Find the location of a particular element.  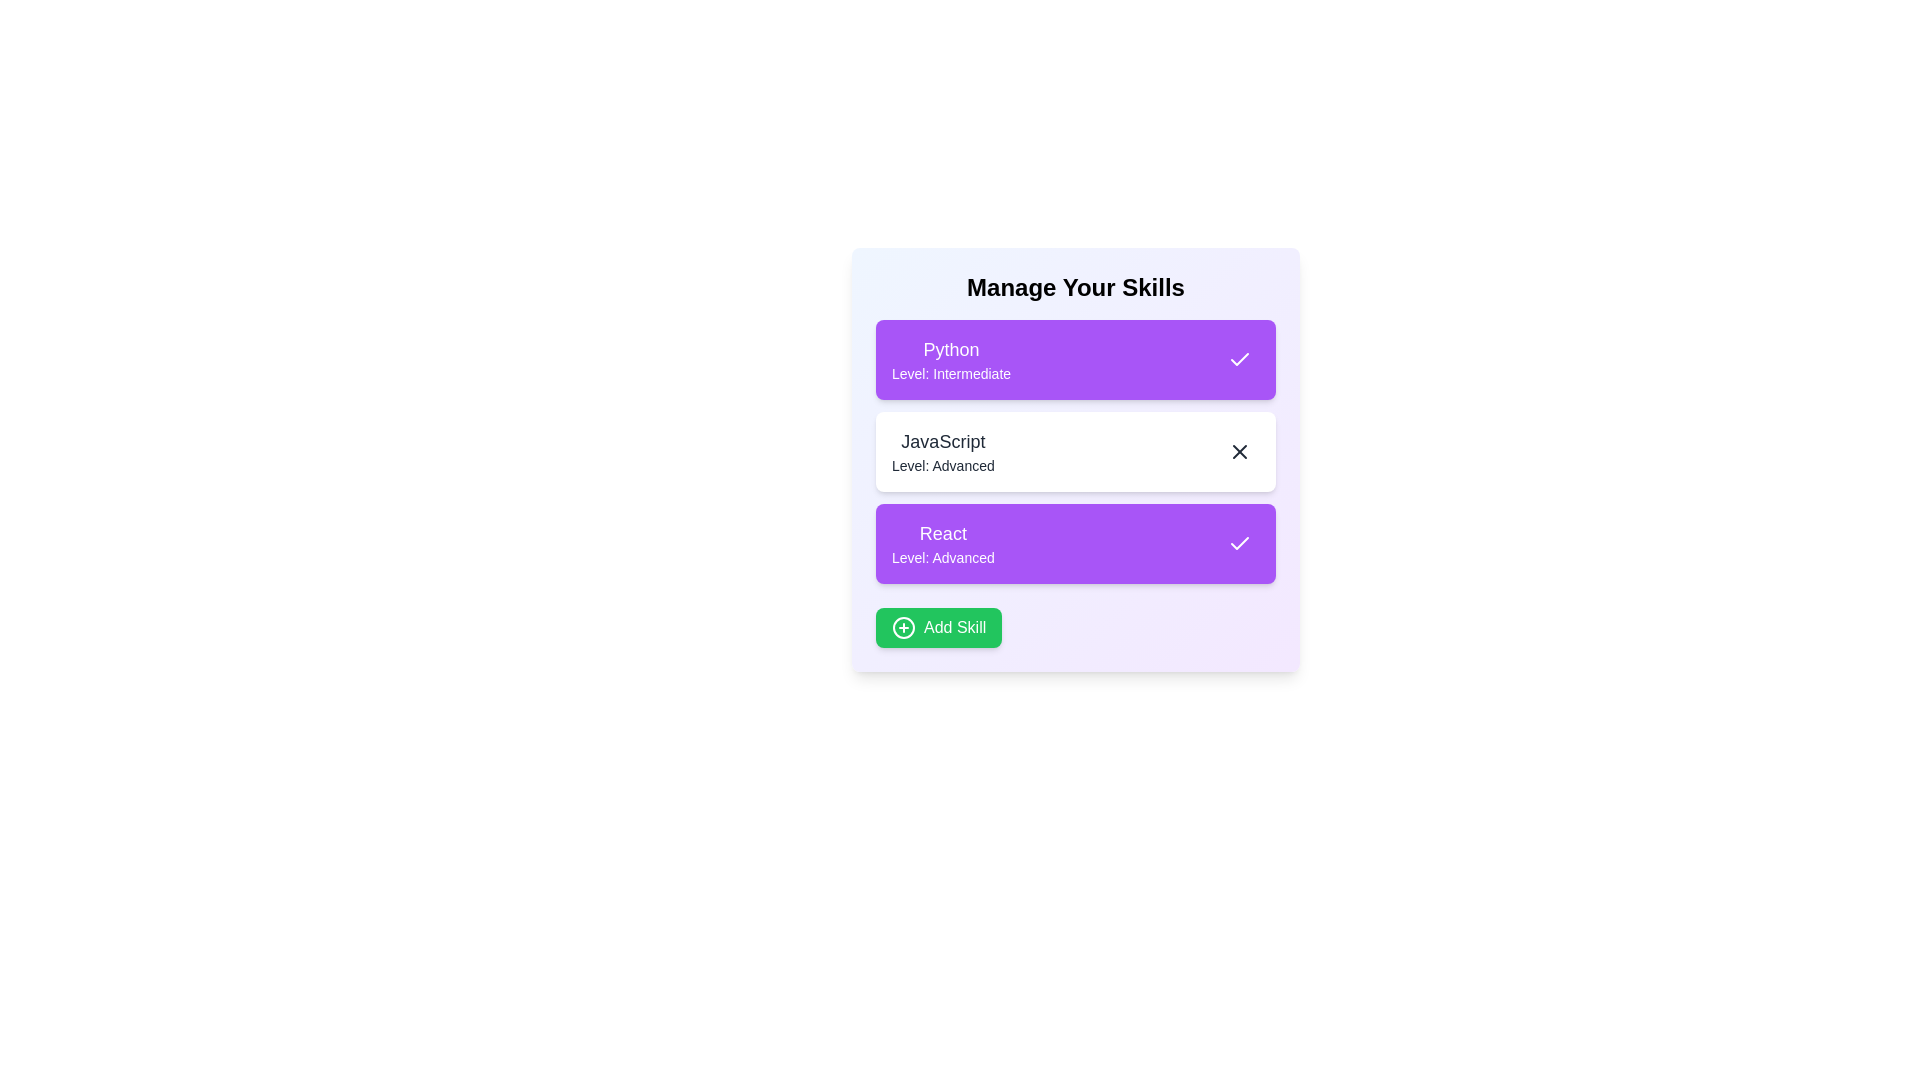

the skill React is located at coordinates (1238, 543).